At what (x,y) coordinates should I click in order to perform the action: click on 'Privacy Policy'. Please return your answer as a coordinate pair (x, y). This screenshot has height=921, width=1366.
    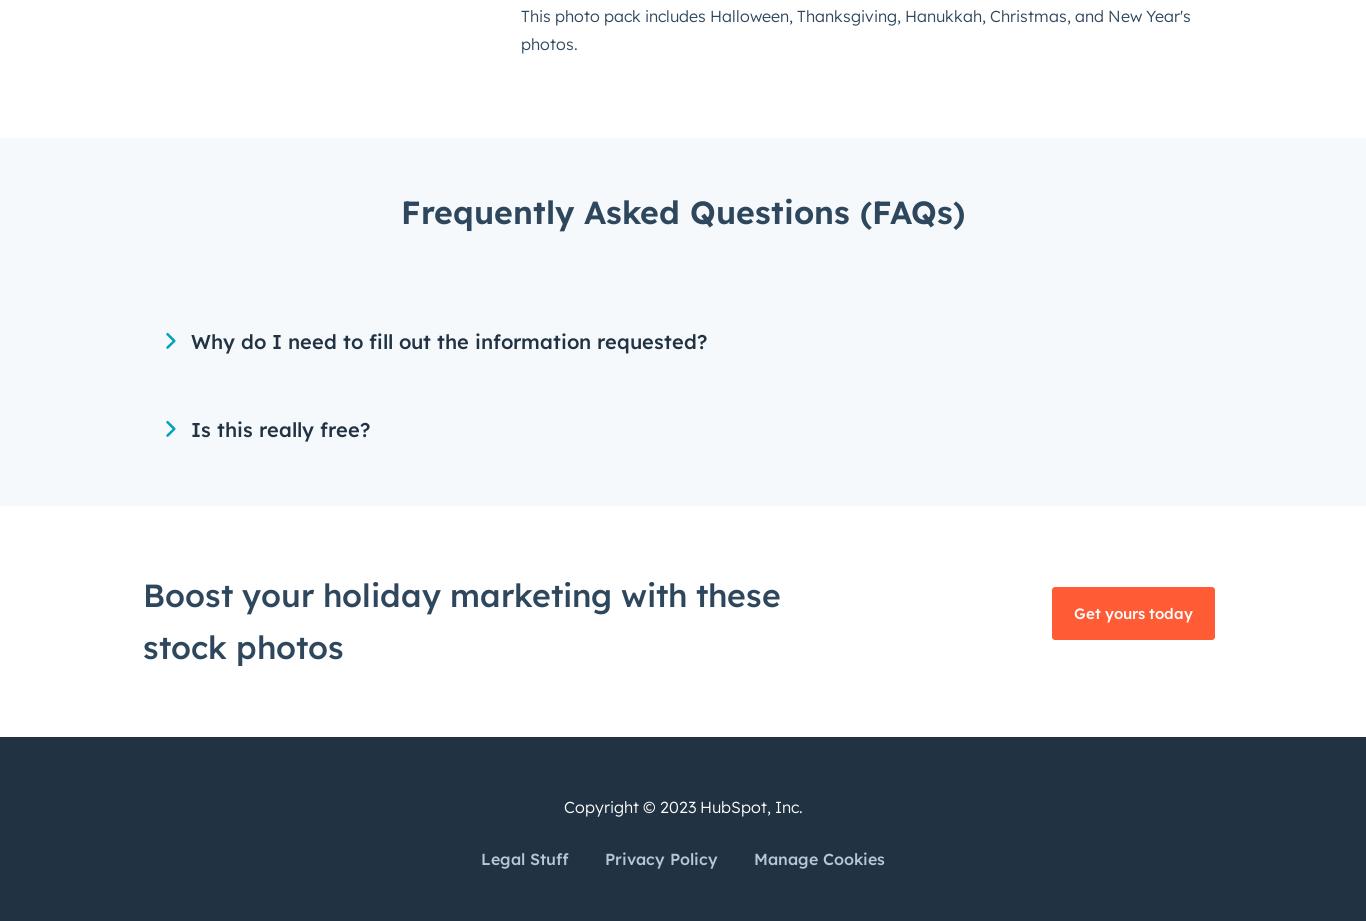
    Looking at the image, I should click on (660, 857).